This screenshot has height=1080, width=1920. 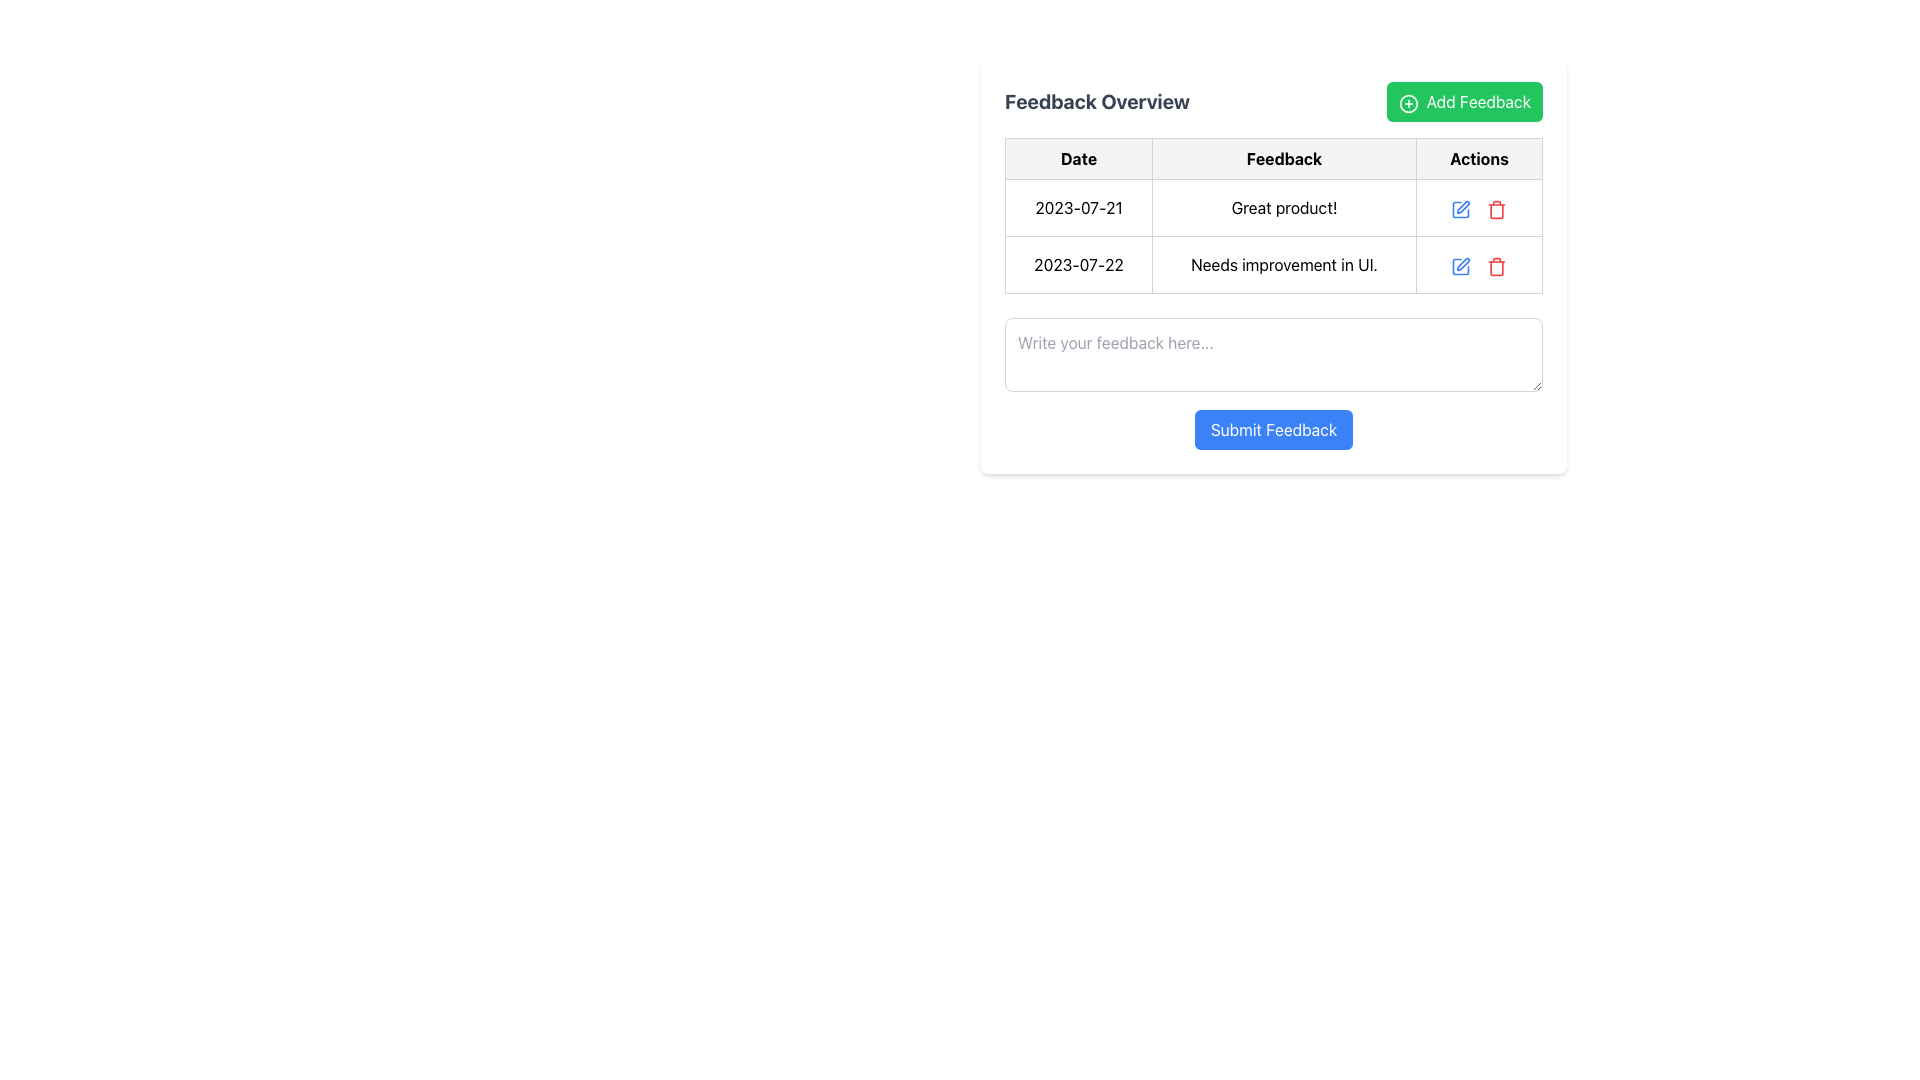 I want to click on the 'Edit' button located in the 'Actions' column of the feedback table, so click(x=1461, y=208).